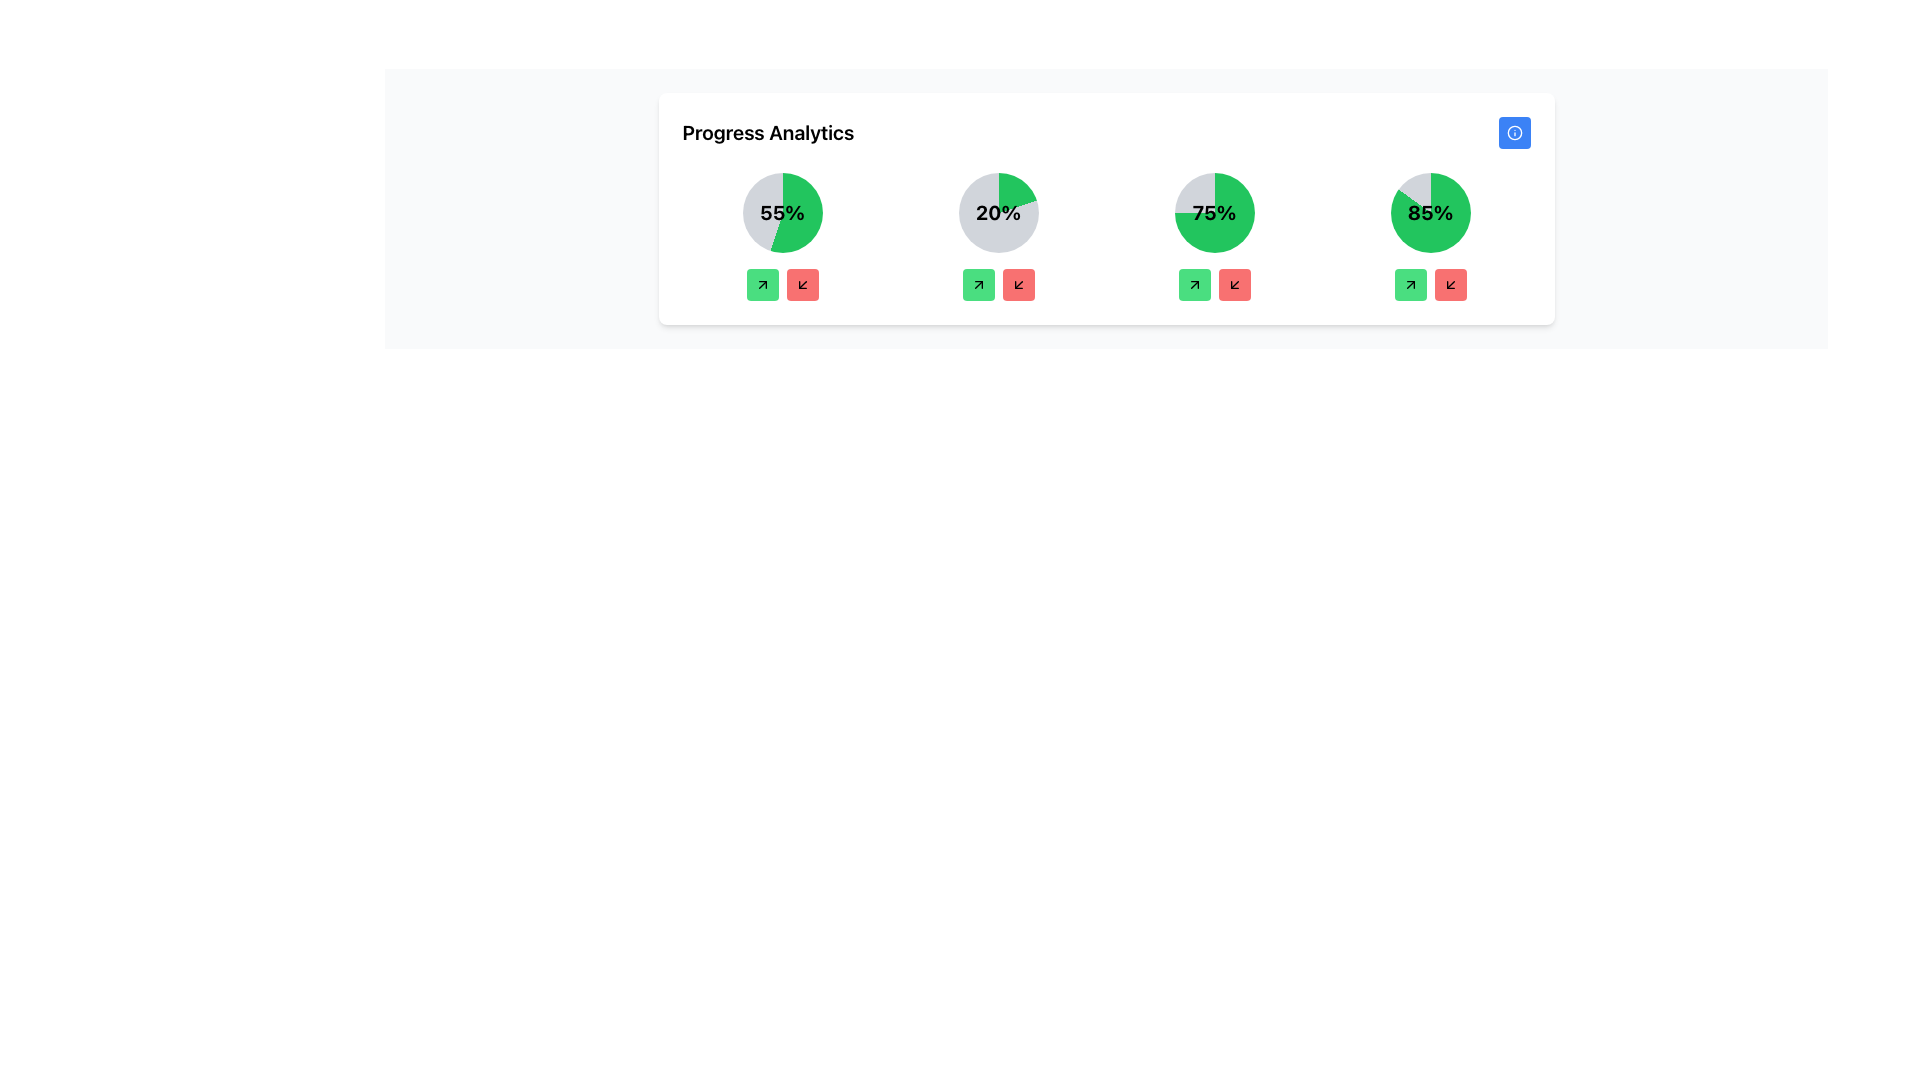 The image size is (1920, 1080). What do you see at coordinates (1409, 285) in the screenshot?
I see `the arrow icon within the green button located below the '85%' progress display` at bounding box center [1409, 285].